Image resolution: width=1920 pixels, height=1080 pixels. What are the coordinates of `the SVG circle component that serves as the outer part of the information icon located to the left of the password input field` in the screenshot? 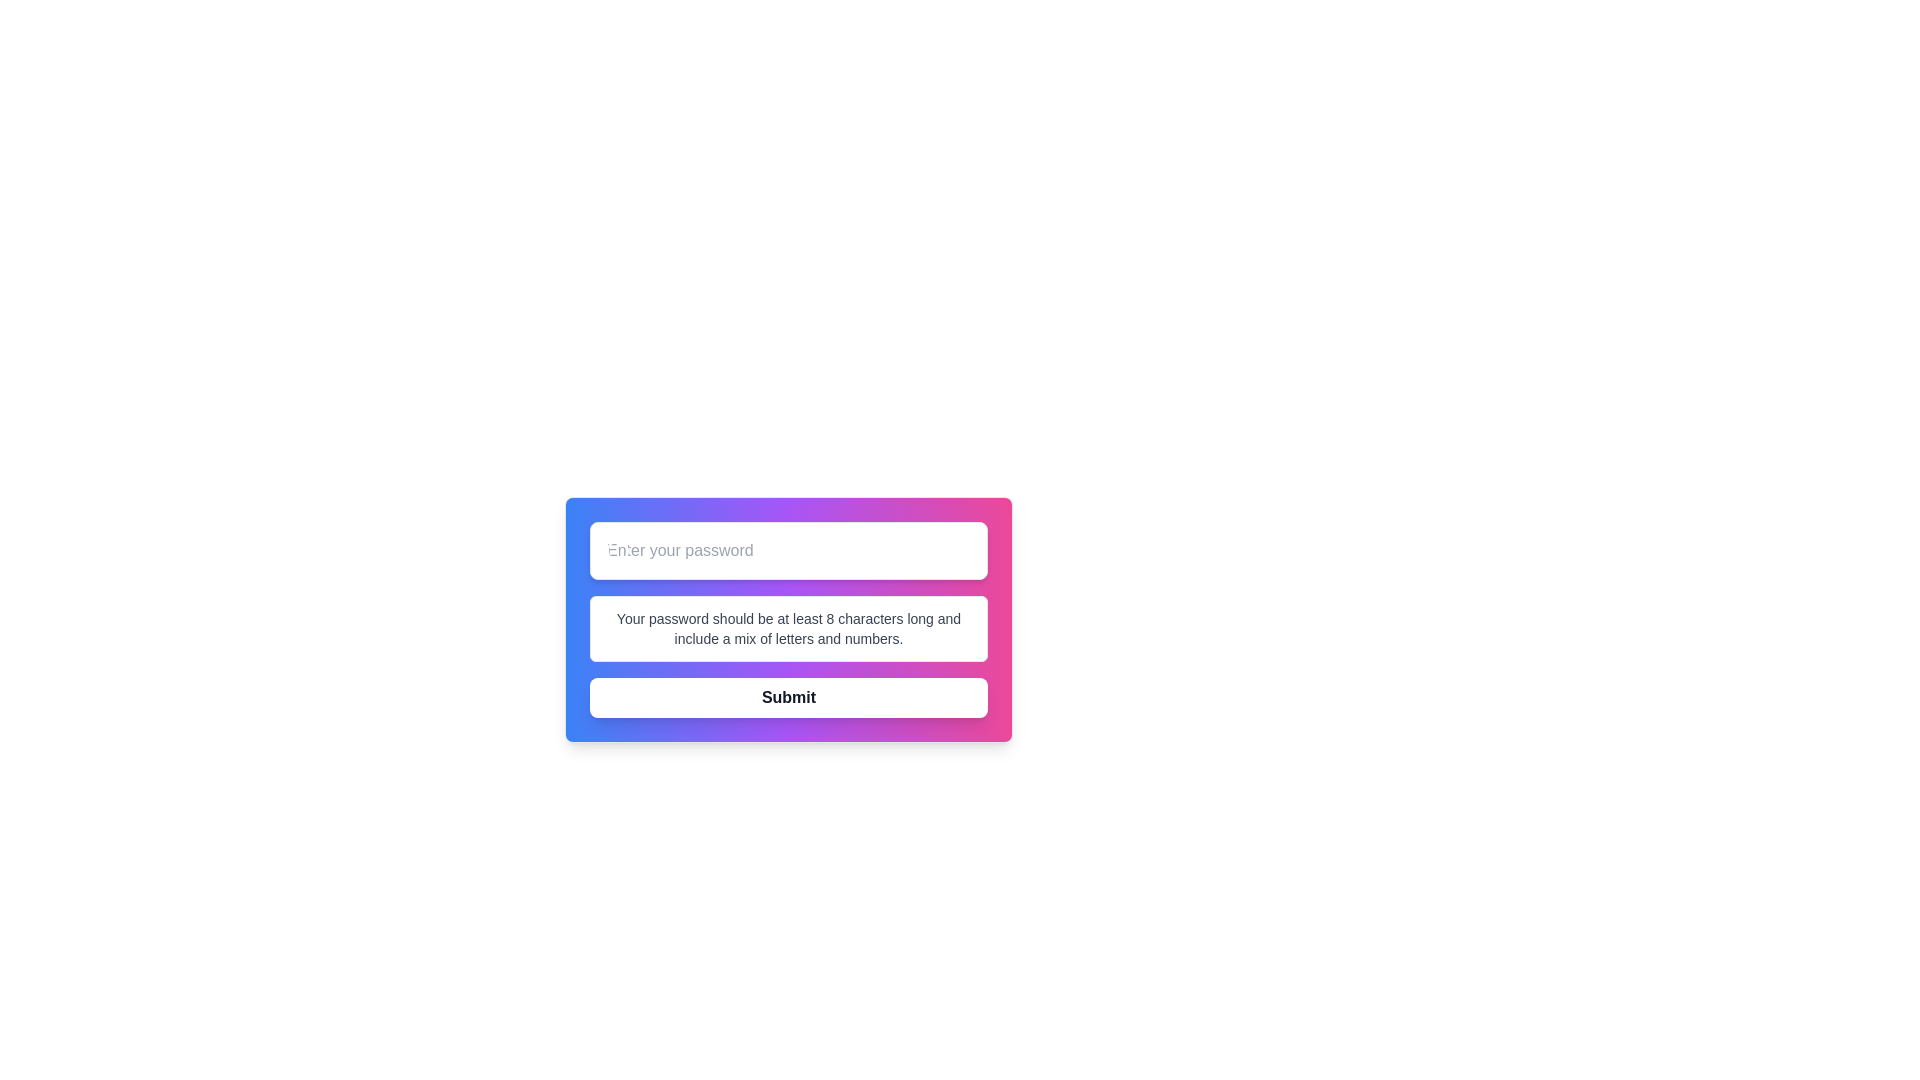 It's located at (617, 551).